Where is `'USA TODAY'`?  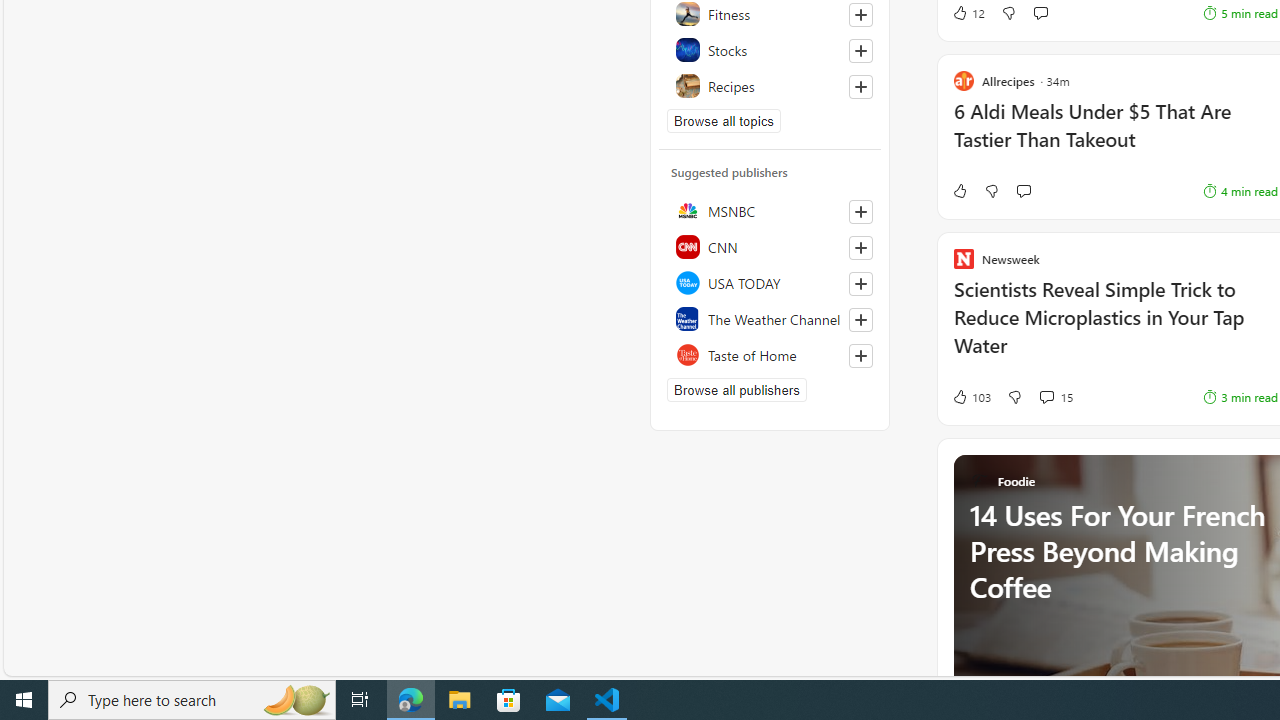
'USA TODAY' is located at coordinates (769, 282).